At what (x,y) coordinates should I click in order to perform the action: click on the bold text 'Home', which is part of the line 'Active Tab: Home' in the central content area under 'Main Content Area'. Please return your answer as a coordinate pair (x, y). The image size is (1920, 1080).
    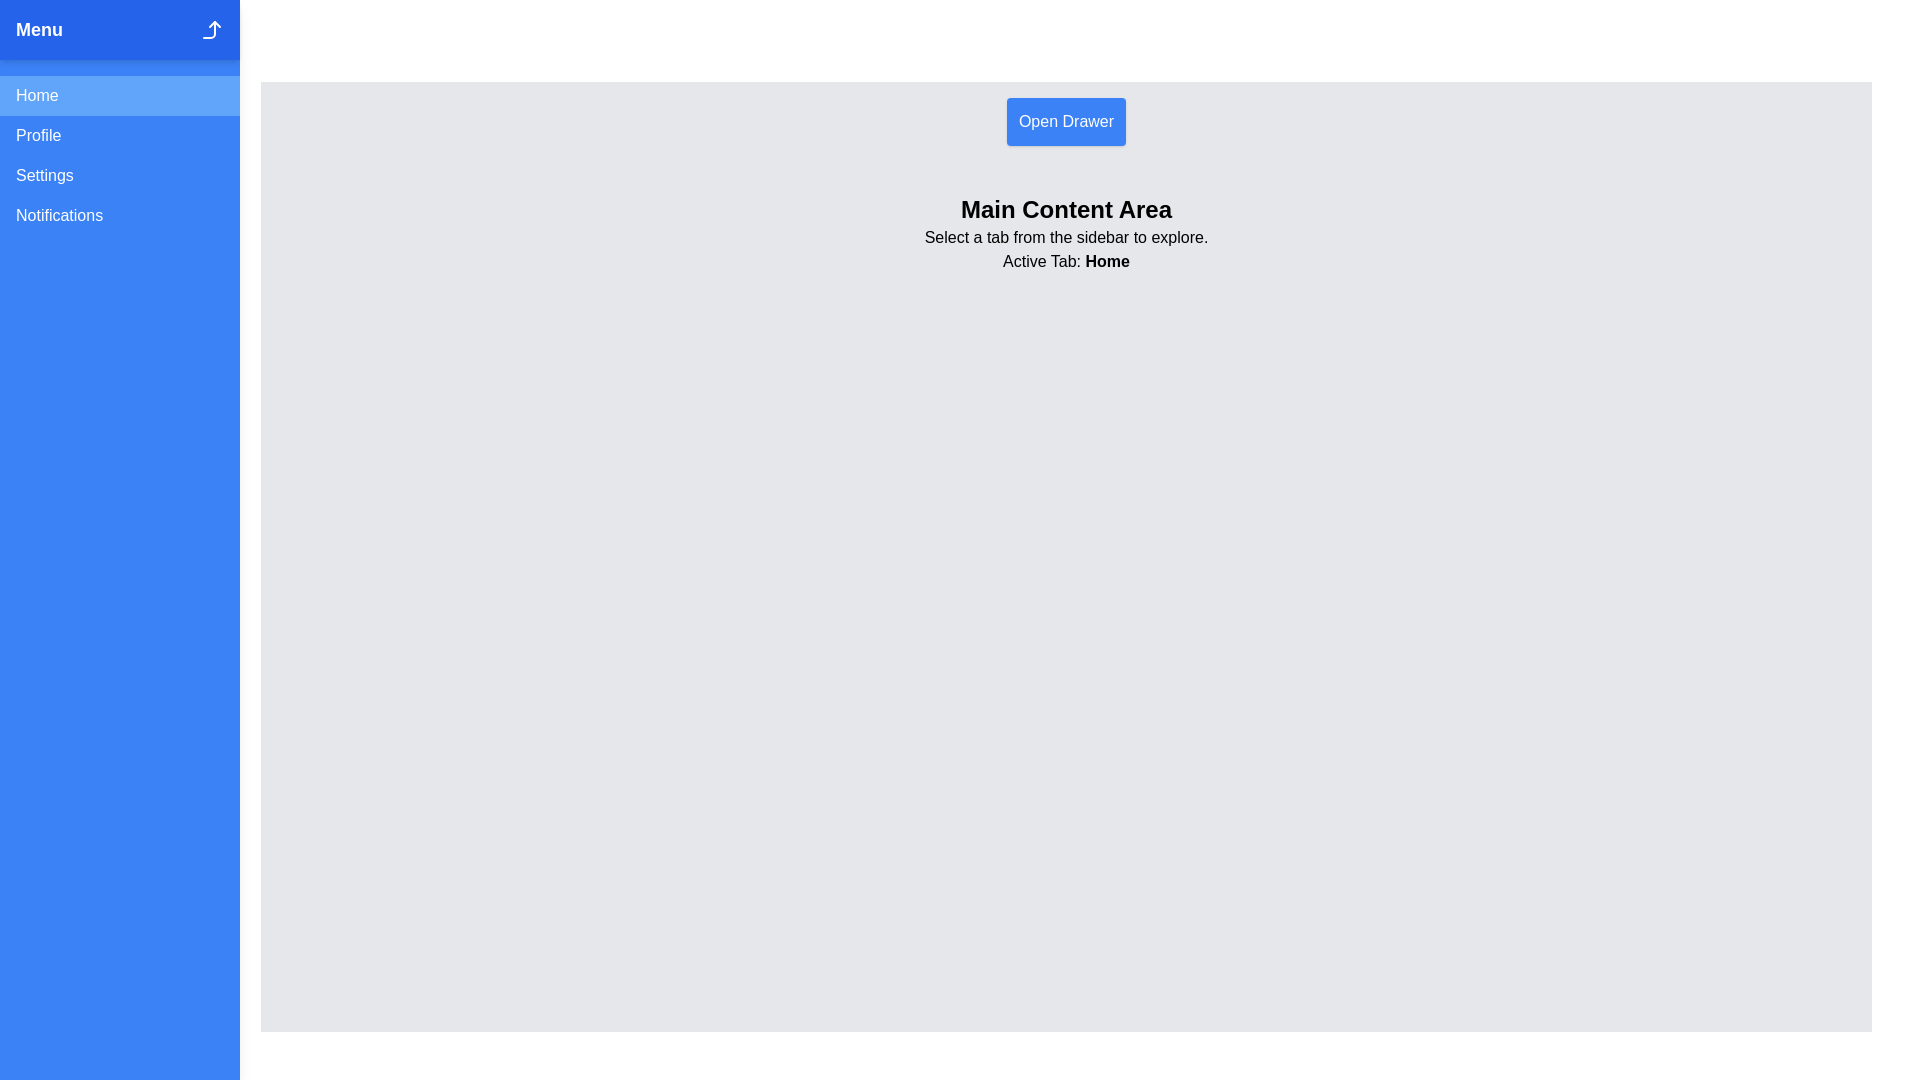
    Looking at the image, I should click on (1106, 260).